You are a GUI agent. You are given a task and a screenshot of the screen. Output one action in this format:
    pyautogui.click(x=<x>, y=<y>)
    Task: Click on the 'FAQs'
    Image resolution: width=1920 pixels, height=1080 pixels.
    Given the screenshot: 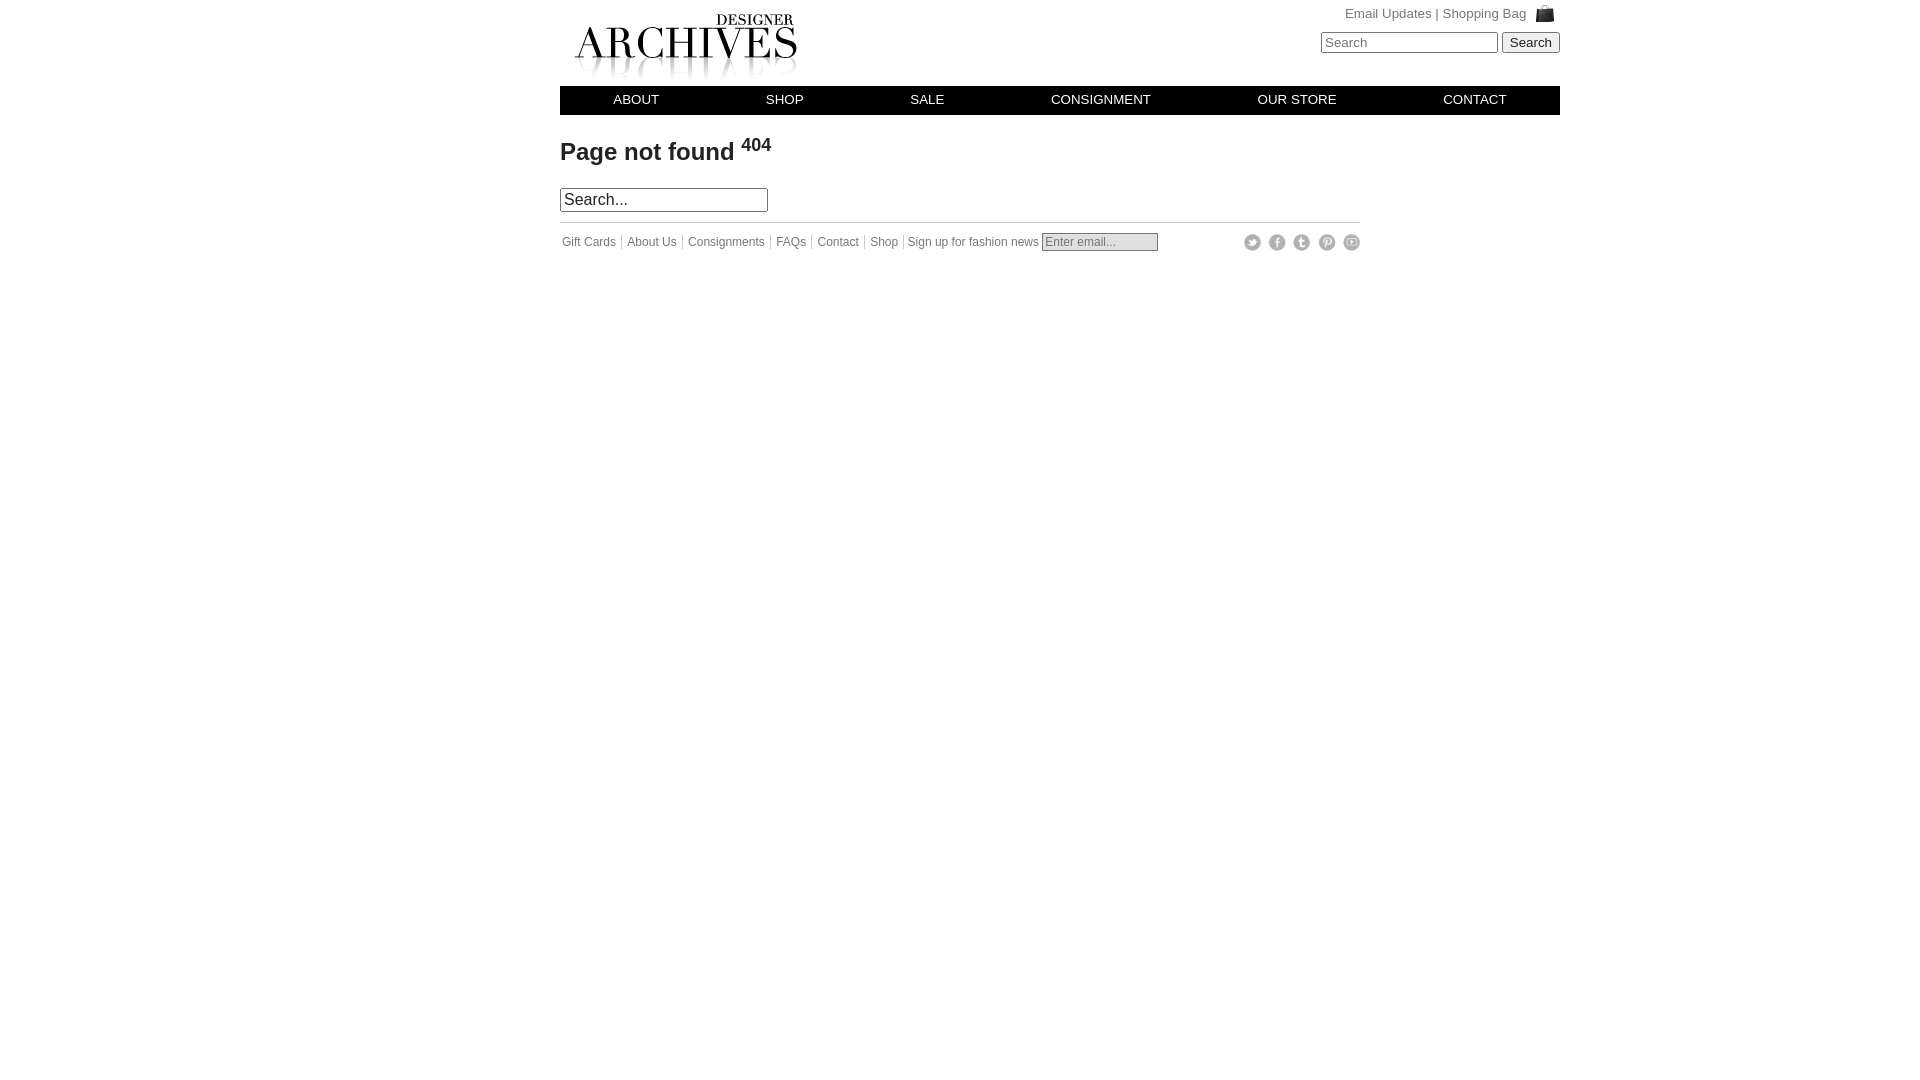 What is the action you would take?
    pyautogui.click(x=791, y=241)
    